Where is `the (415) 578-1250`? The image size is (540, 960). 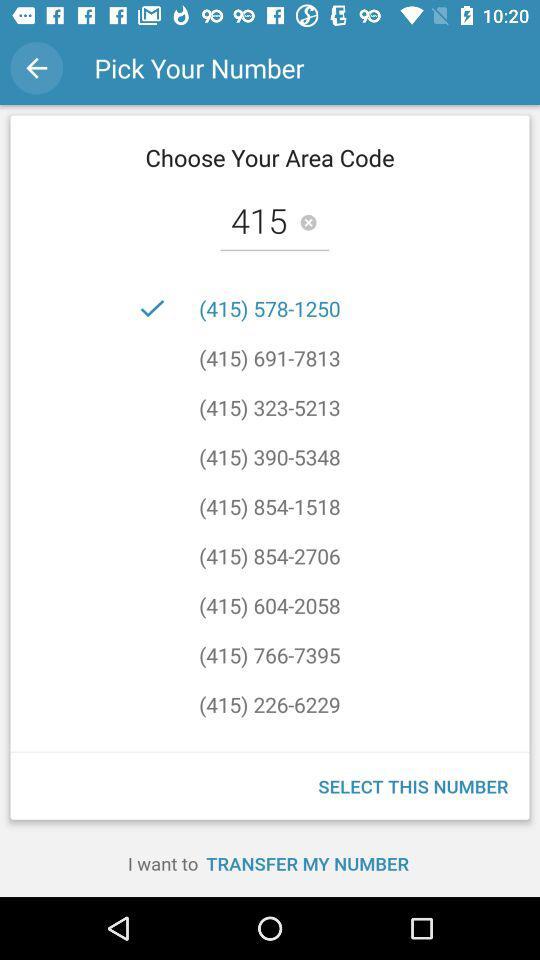 the (415) 578-1250 is located at coordinates (269, 308).